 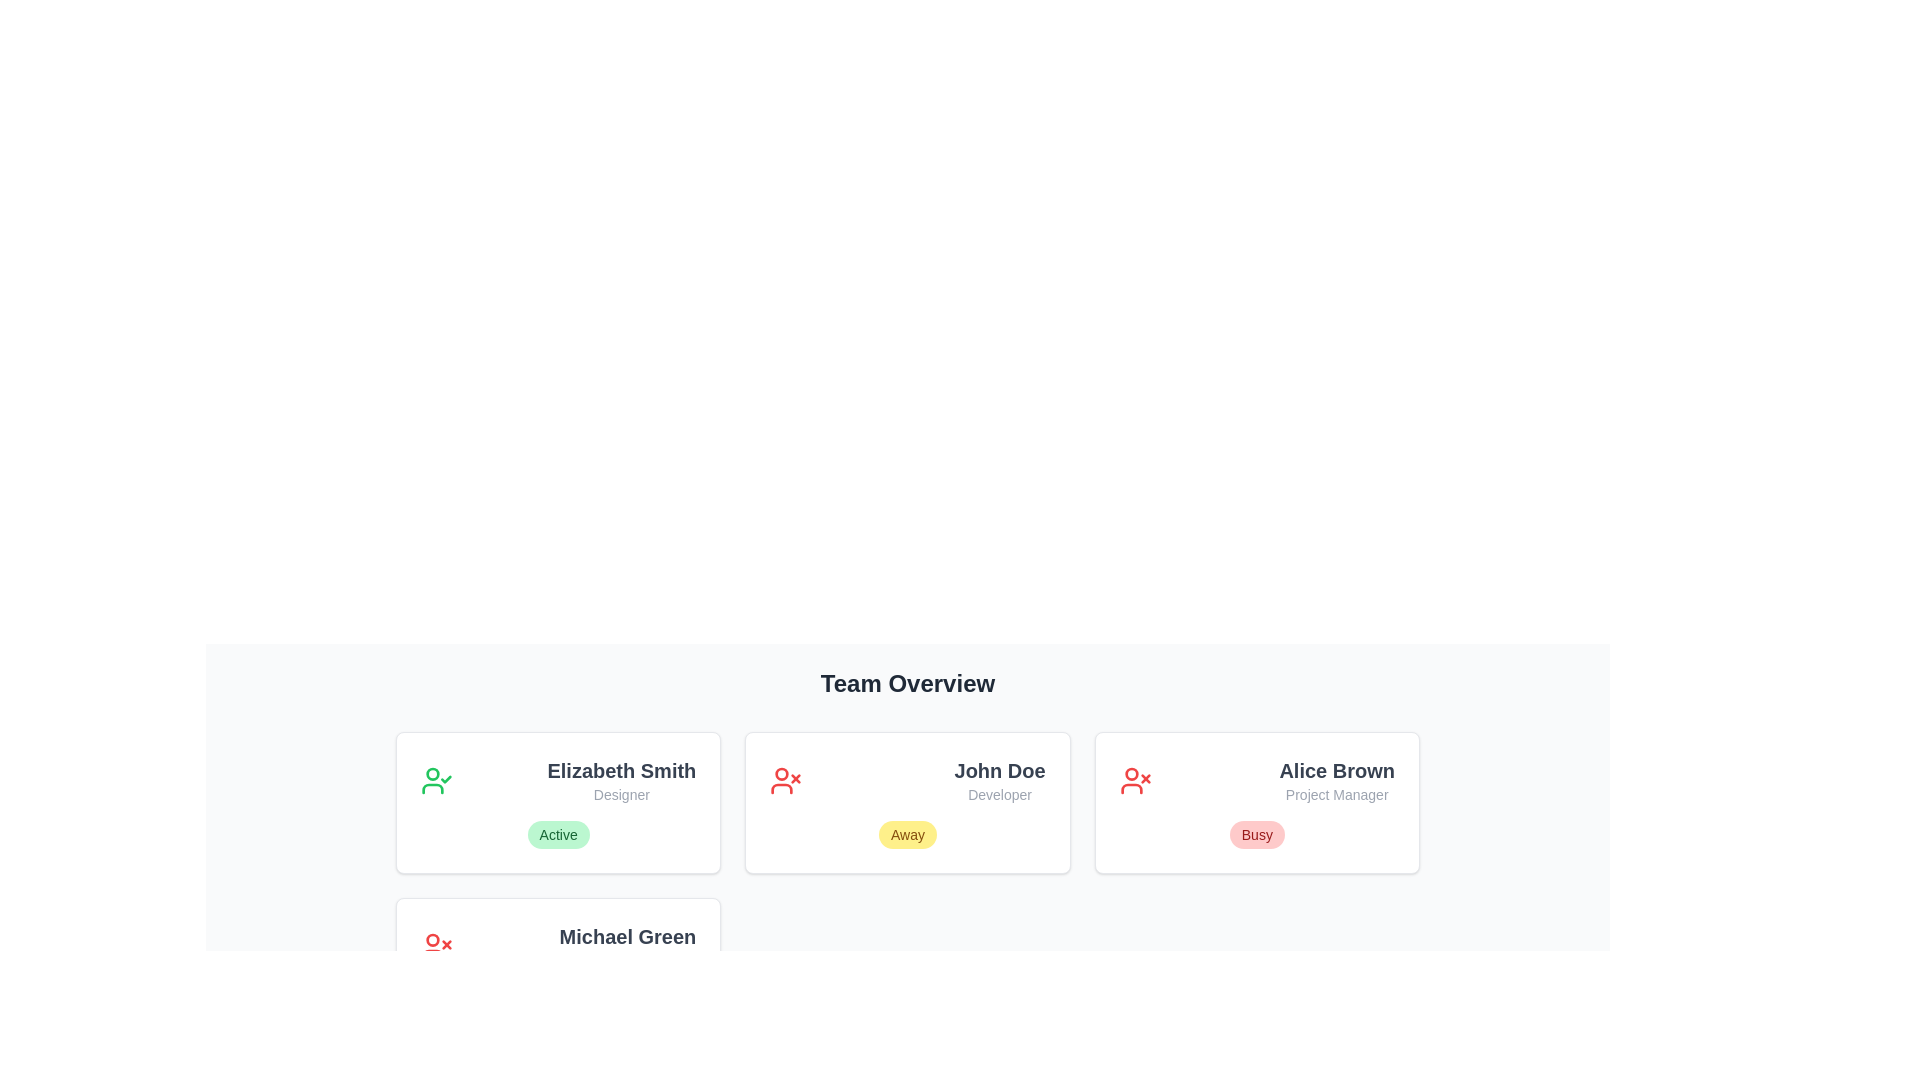 I want to click on the user figure icon with a checkmark styled in green, located to the left of 'Elizabeth Smith' in the team overview layout, so click(x=435, y=779).